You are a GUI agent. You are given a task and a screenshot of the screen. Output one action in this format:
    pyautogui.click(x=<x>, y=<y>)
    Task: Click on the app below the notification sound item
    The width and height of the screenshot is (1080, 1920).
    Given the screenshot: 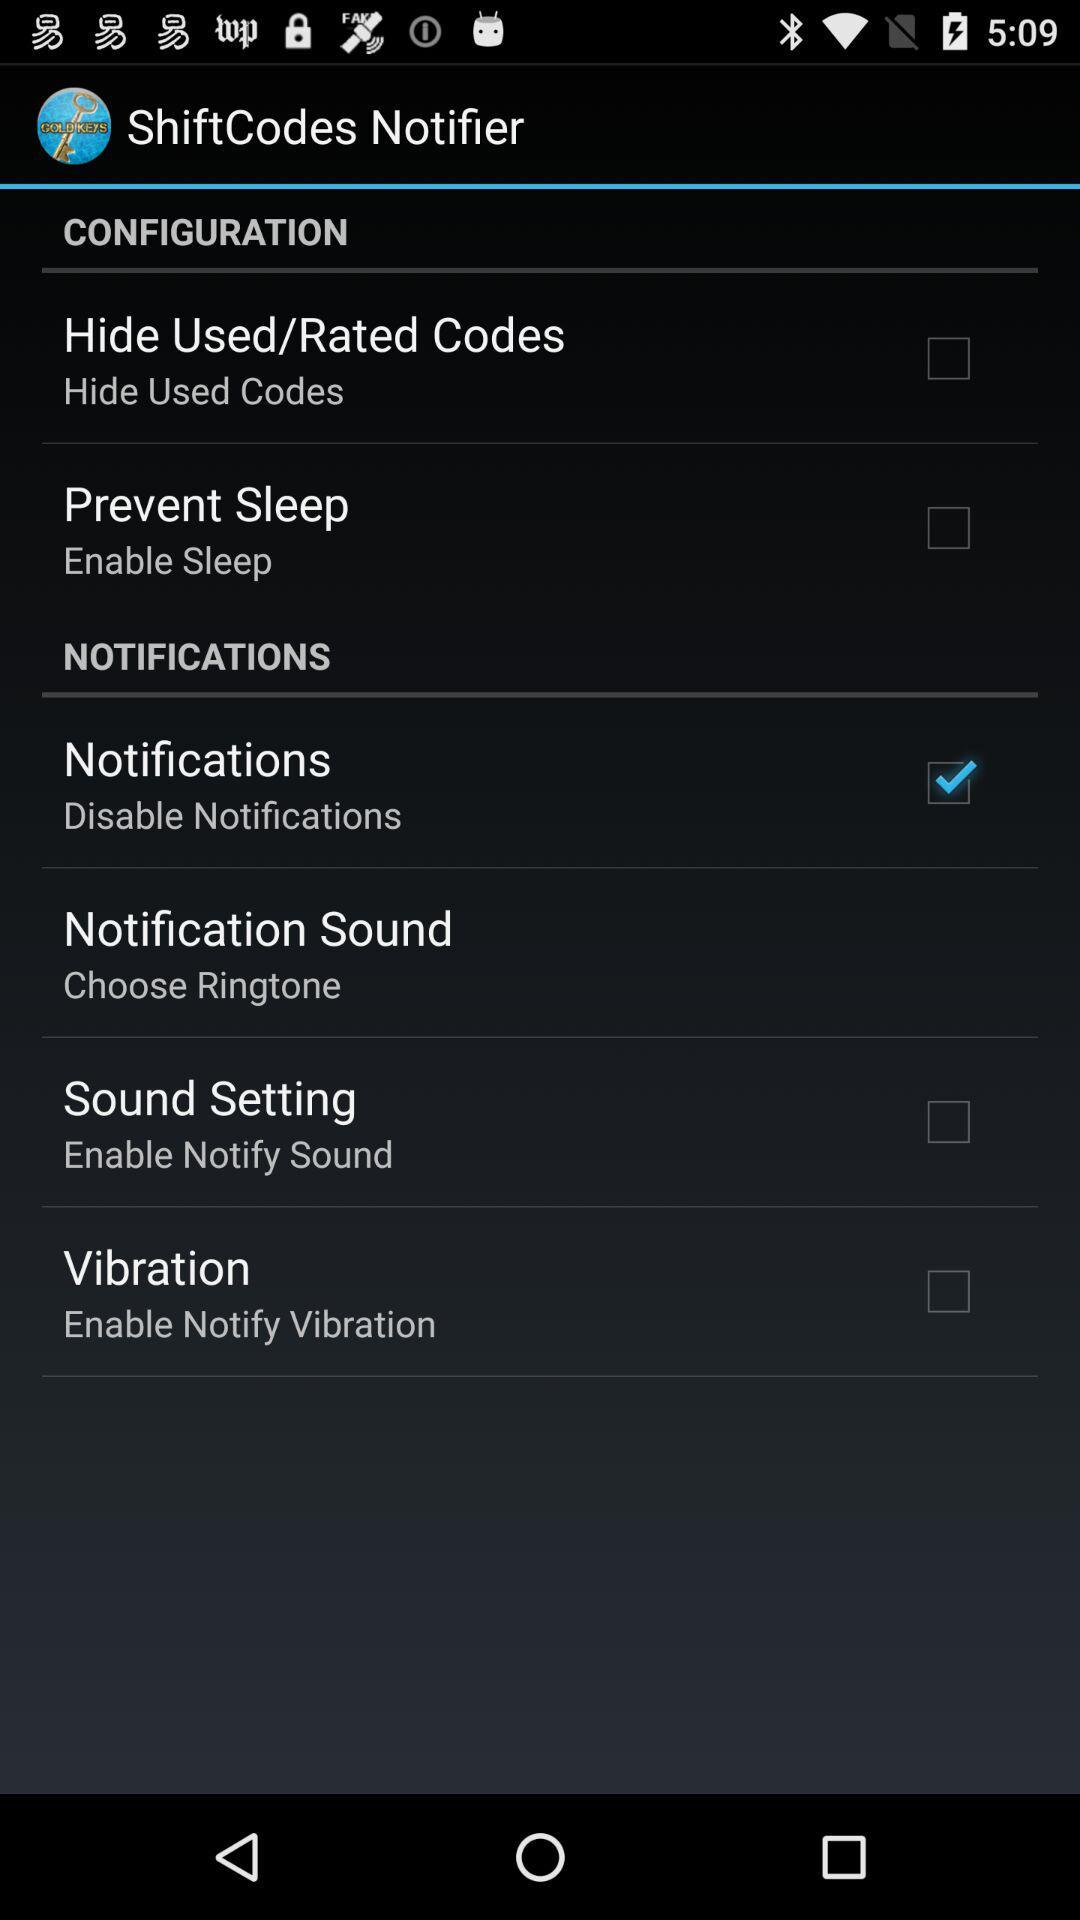 What is the action you would take?
    pyautogui.click(x=202, y=983)
    